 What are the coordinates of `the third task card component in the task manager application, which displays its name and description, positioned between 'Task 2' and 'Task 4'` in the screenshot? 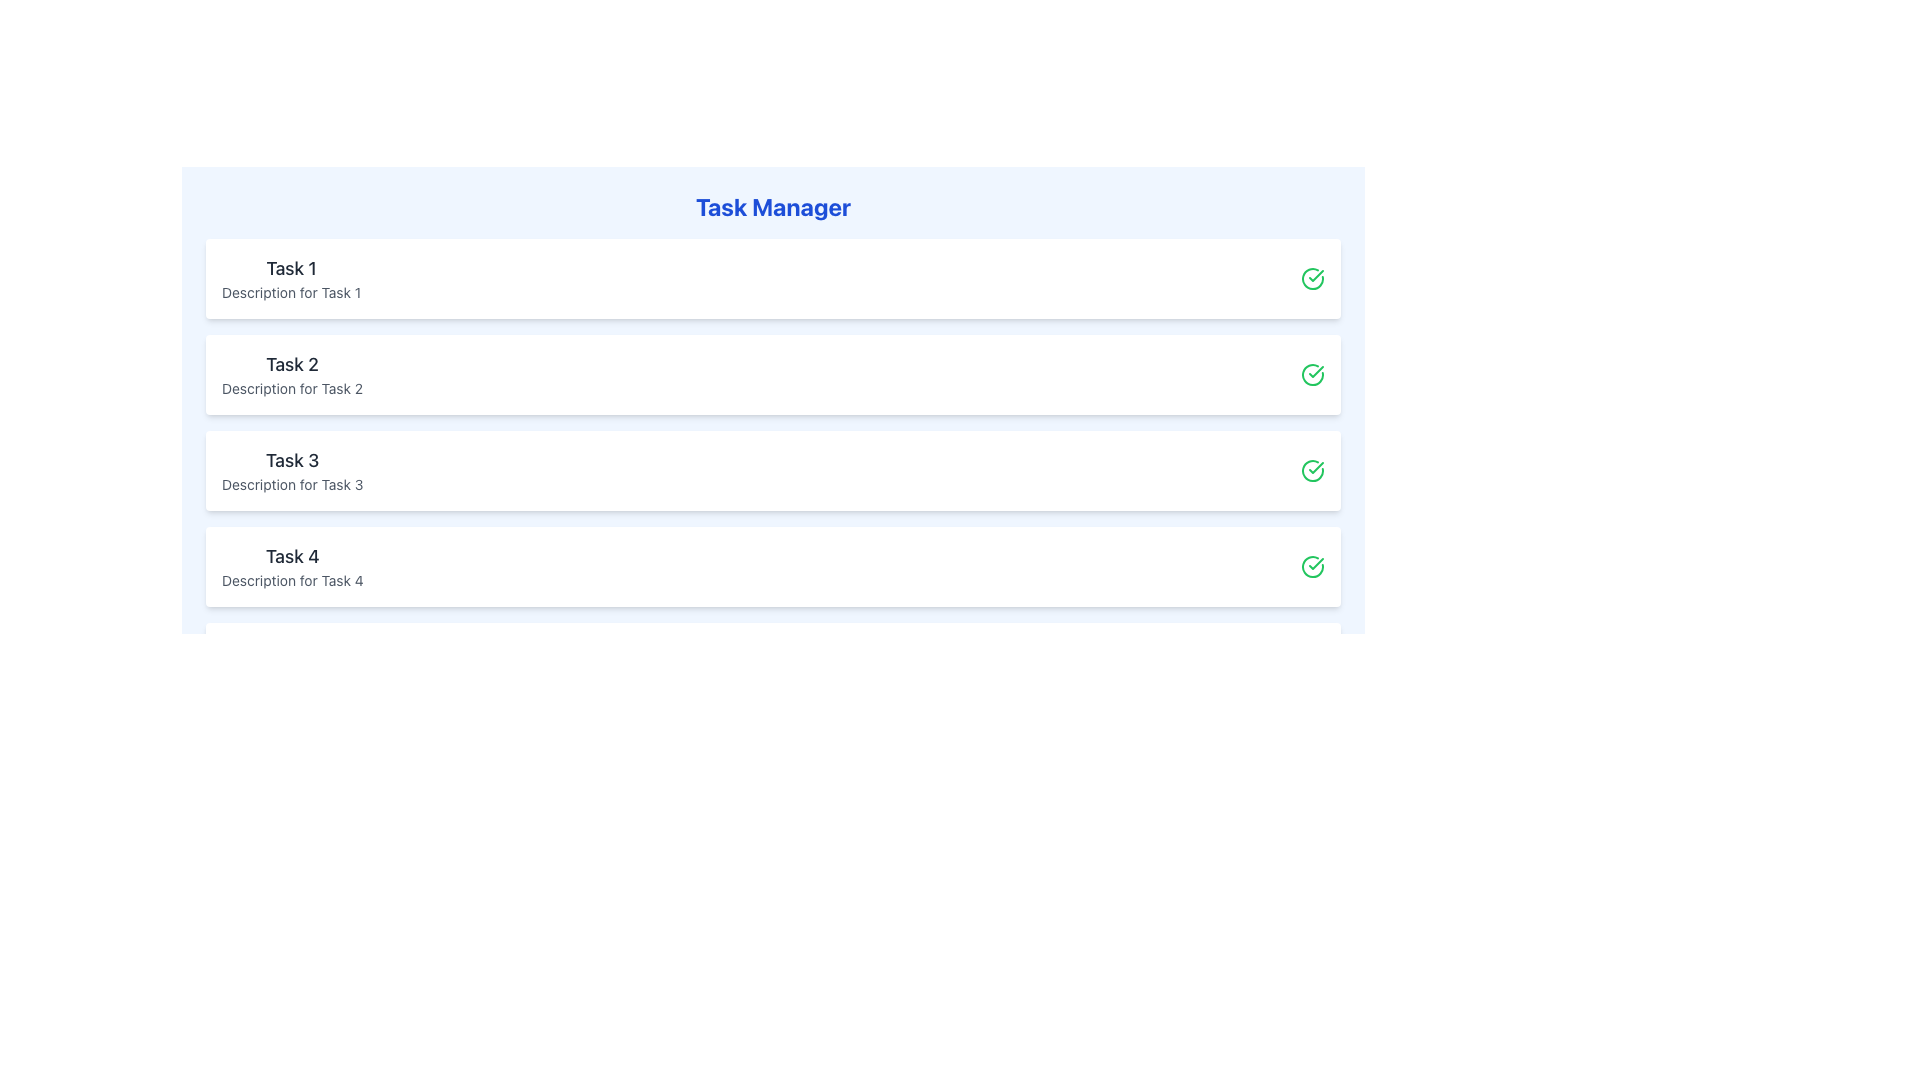 It's located at (291, 470).